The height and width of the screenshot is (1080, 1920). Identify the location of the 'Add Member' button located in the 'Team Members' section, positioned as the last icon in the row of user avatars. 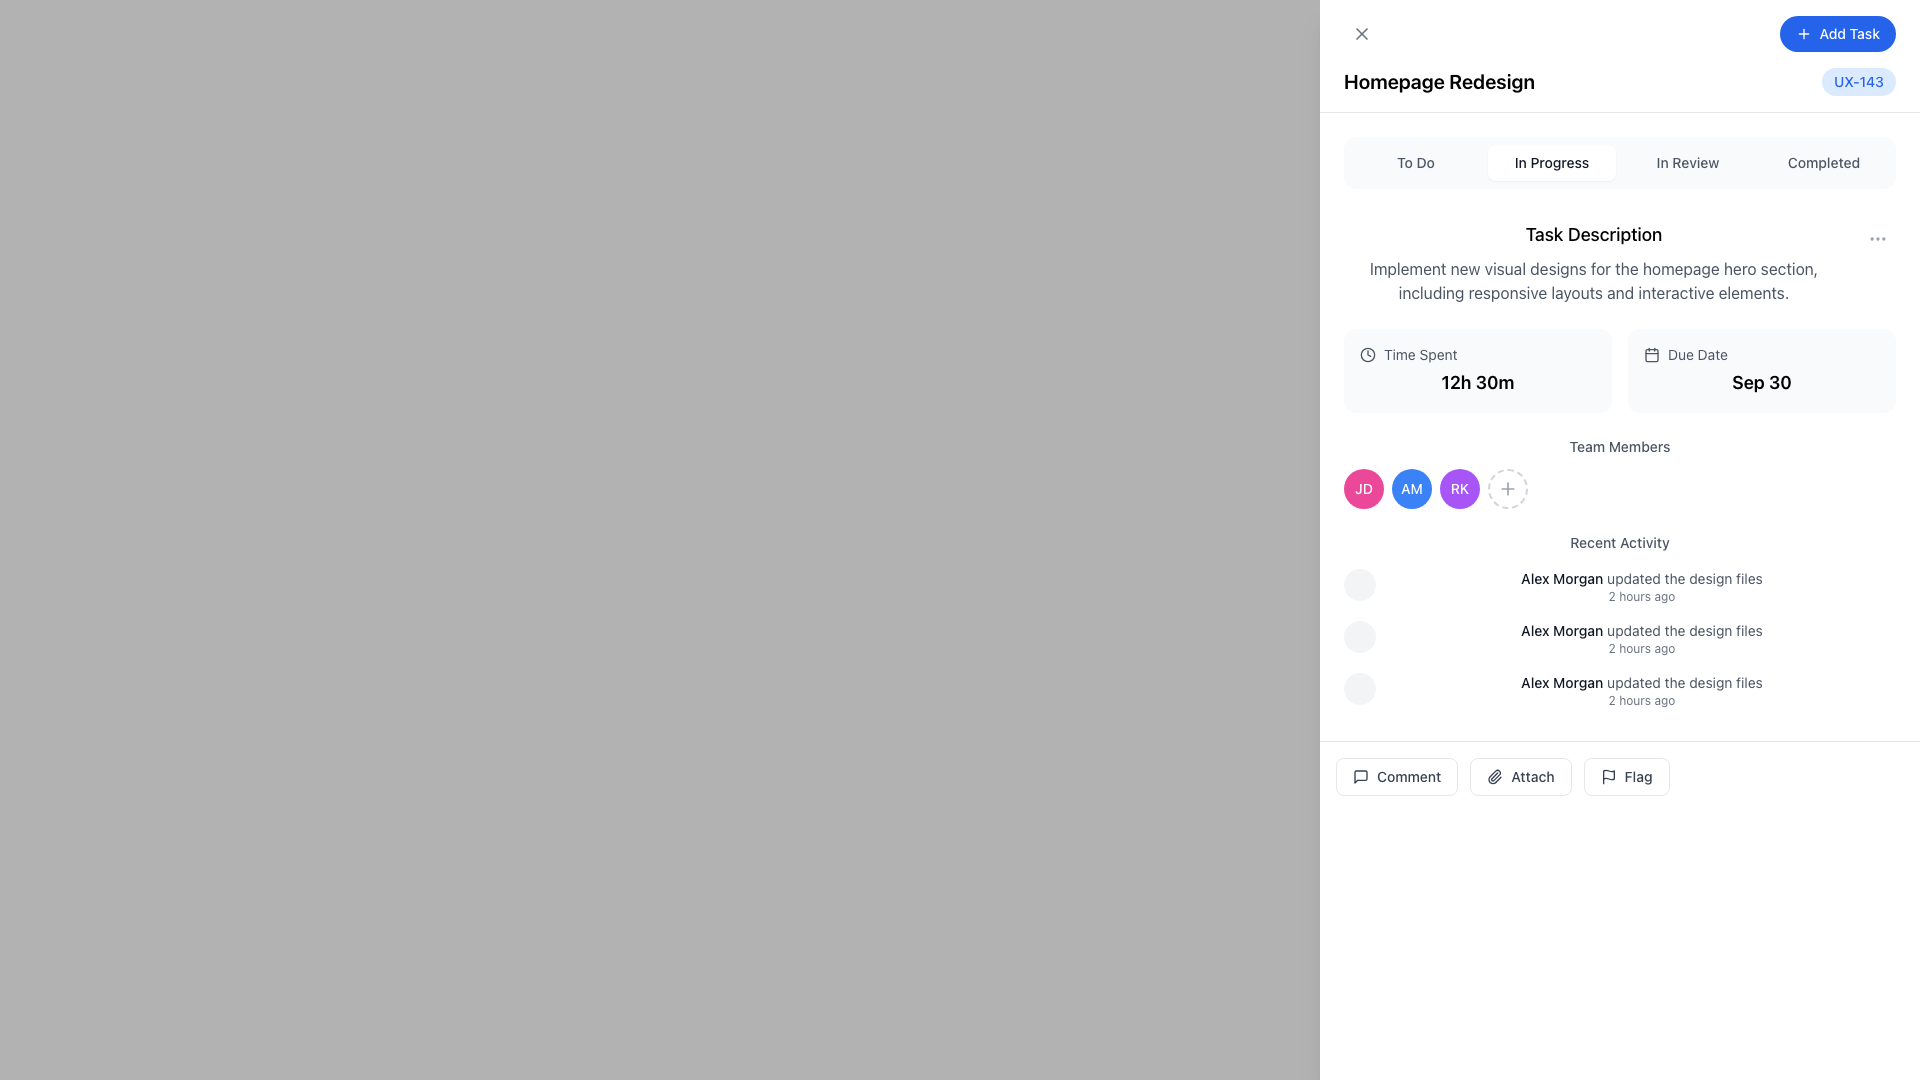
(1507, 489).